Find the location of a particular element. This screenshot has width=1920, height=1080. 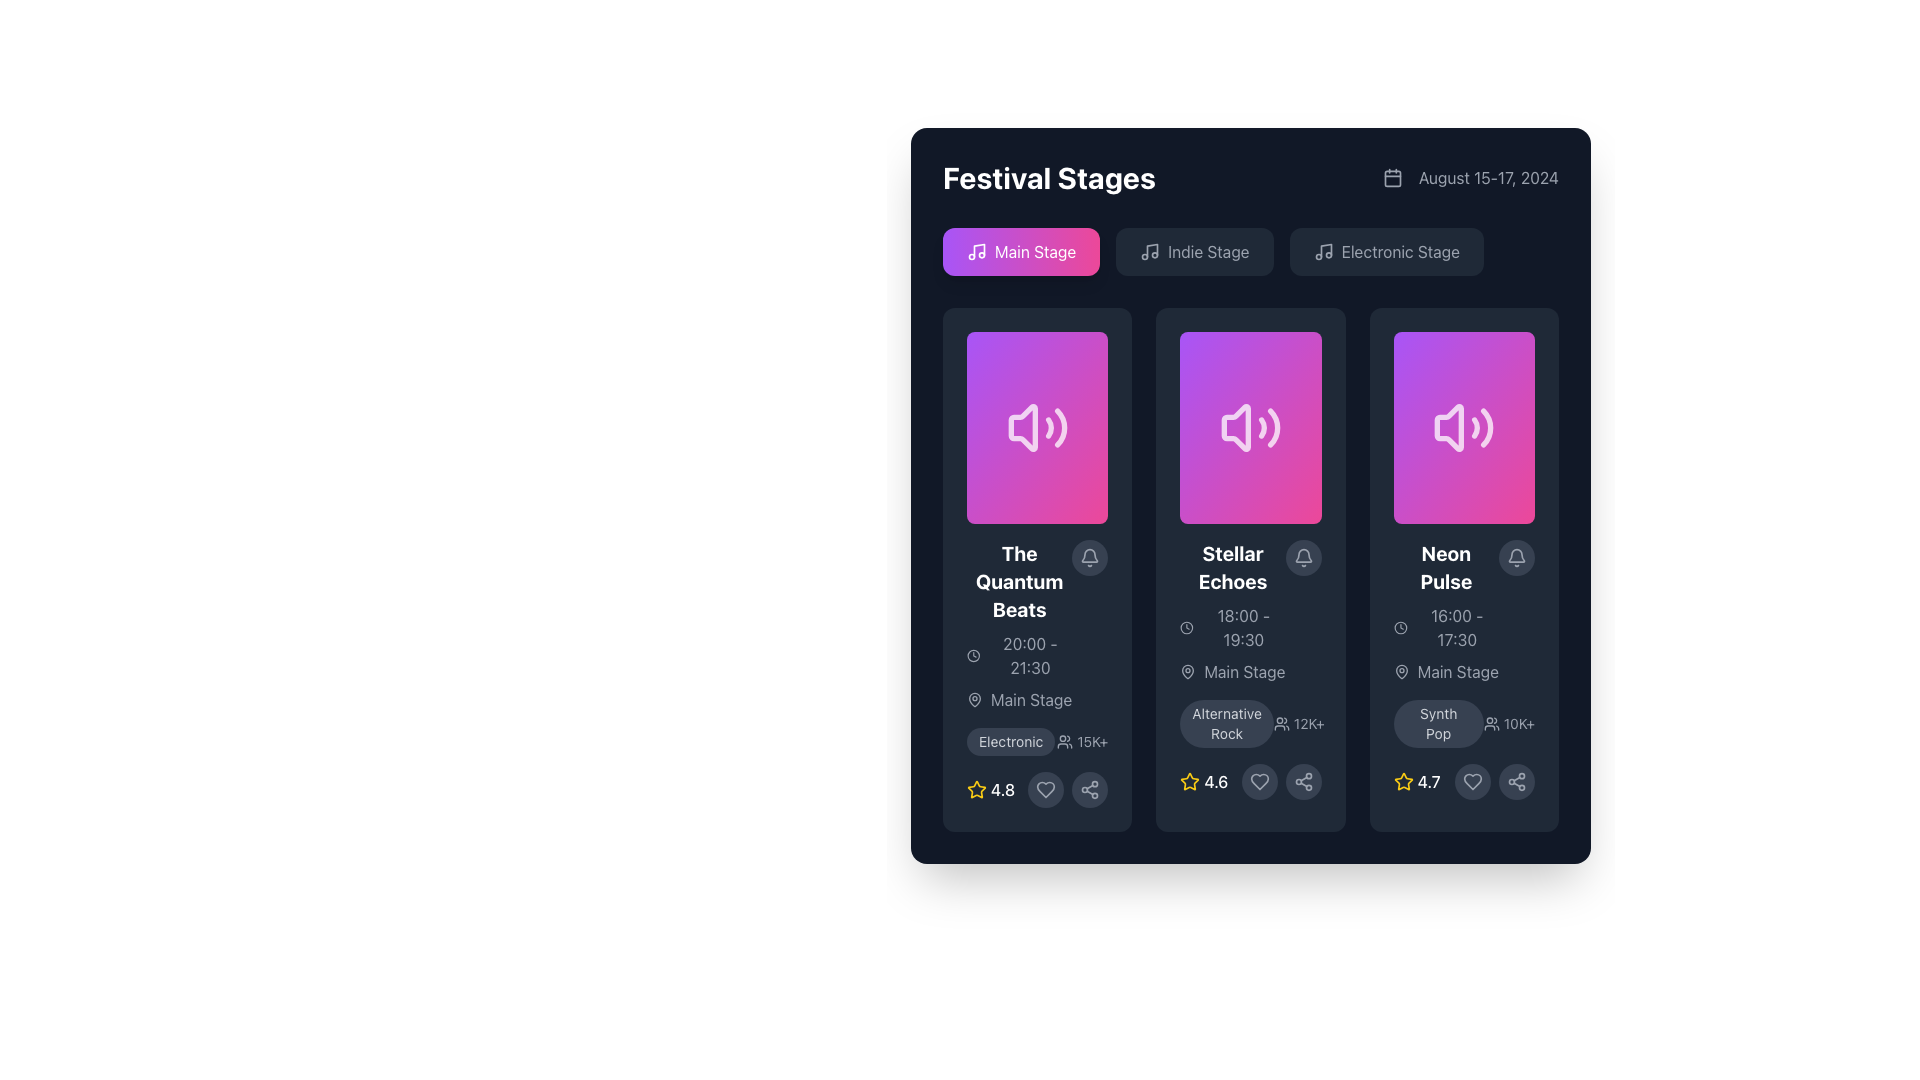

the Text element with an icon displaying the number of attendees for the event 'Neon Pulse', located to the right of the 'Synth Pop' genre label is located at coordinates (1509, 724).